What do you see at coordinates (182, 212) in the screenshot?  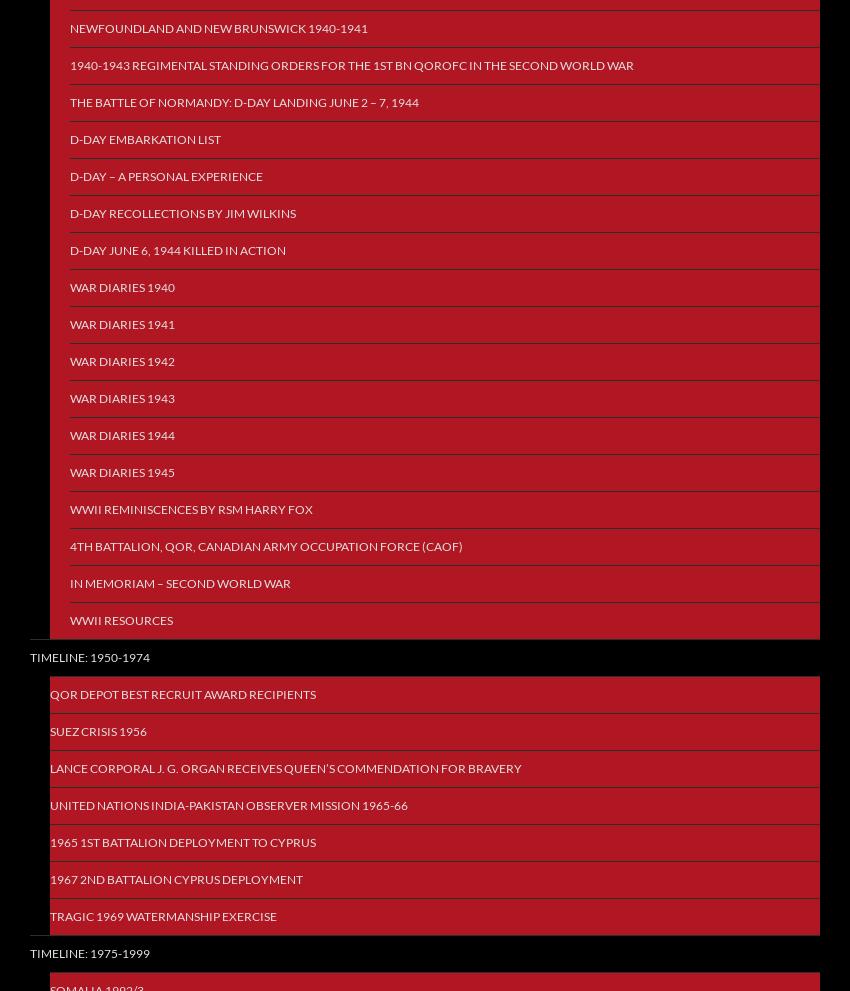 I see `'D-Day Recollections by Jim Wilkins'` at bounding box center [182, 212].